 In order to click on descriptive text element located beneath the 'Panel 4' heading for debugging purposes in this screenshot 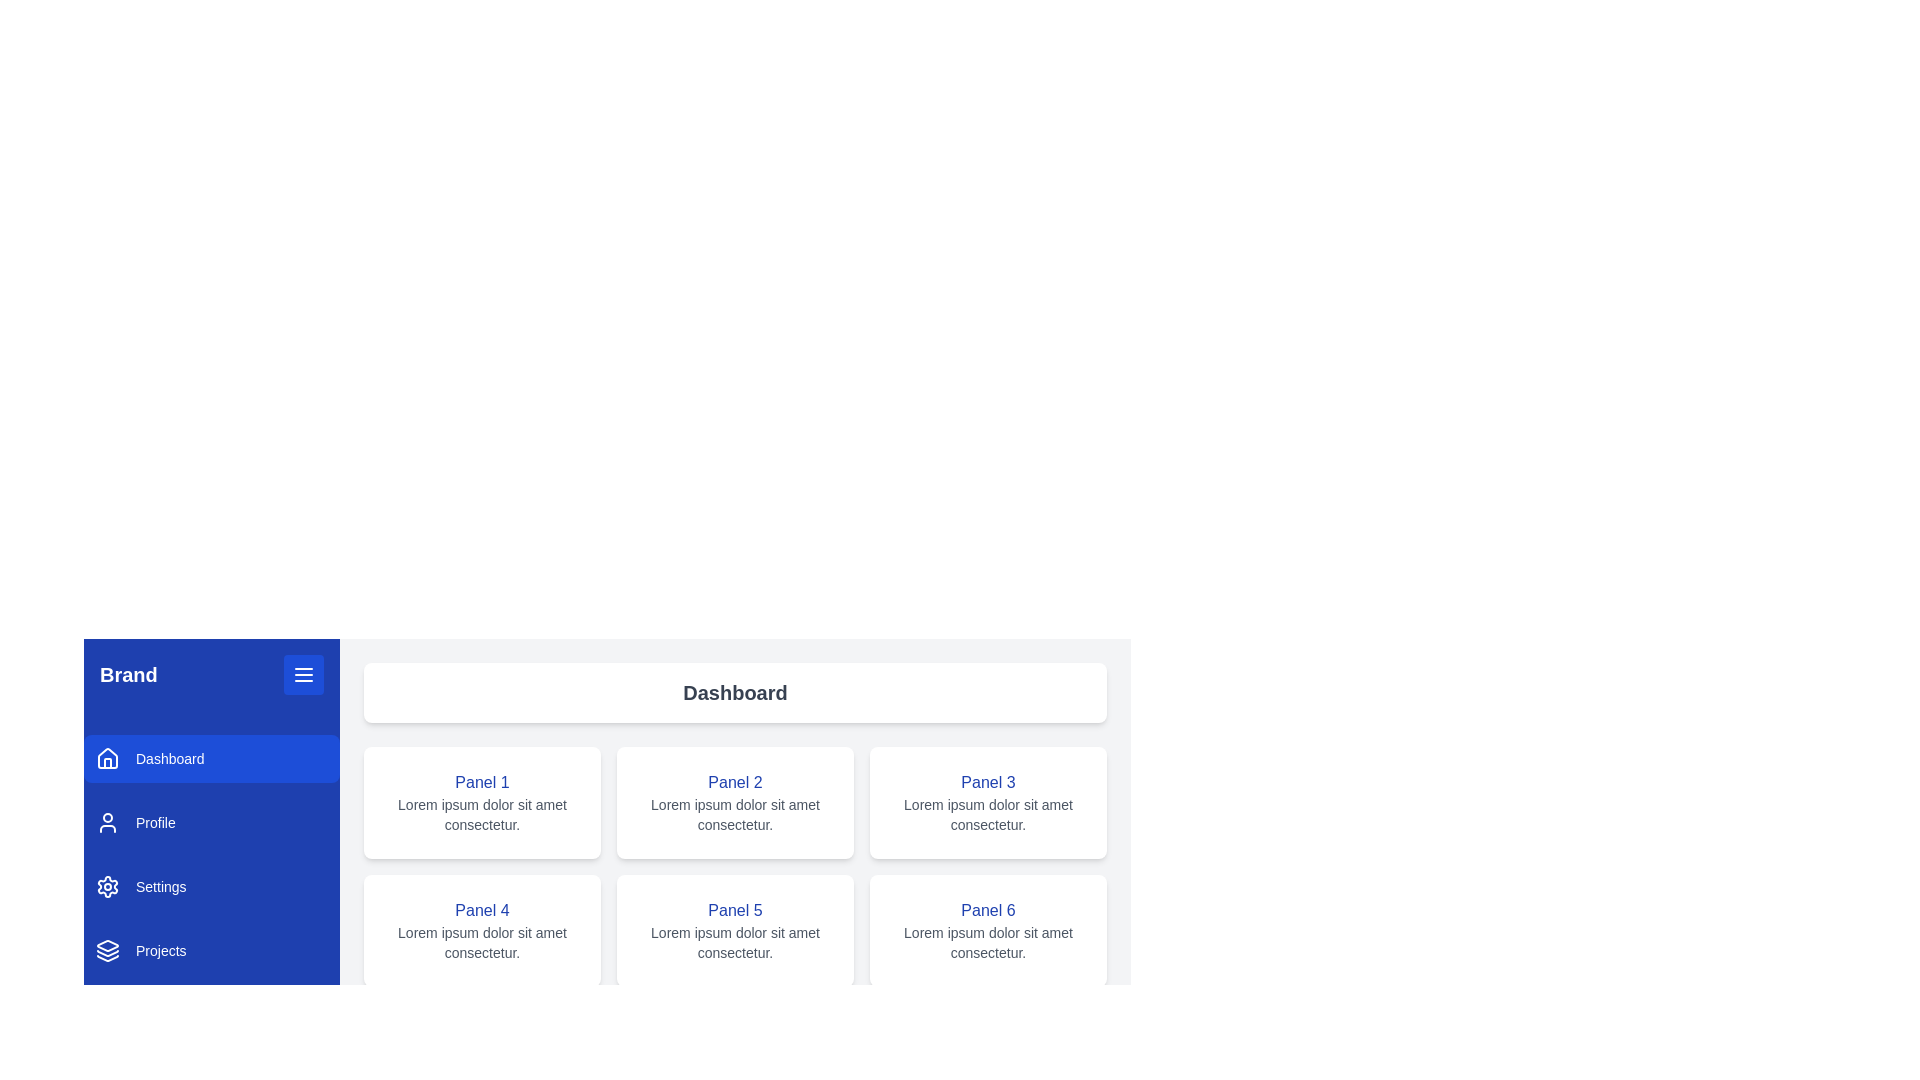, I will do `click(482, 942)`.